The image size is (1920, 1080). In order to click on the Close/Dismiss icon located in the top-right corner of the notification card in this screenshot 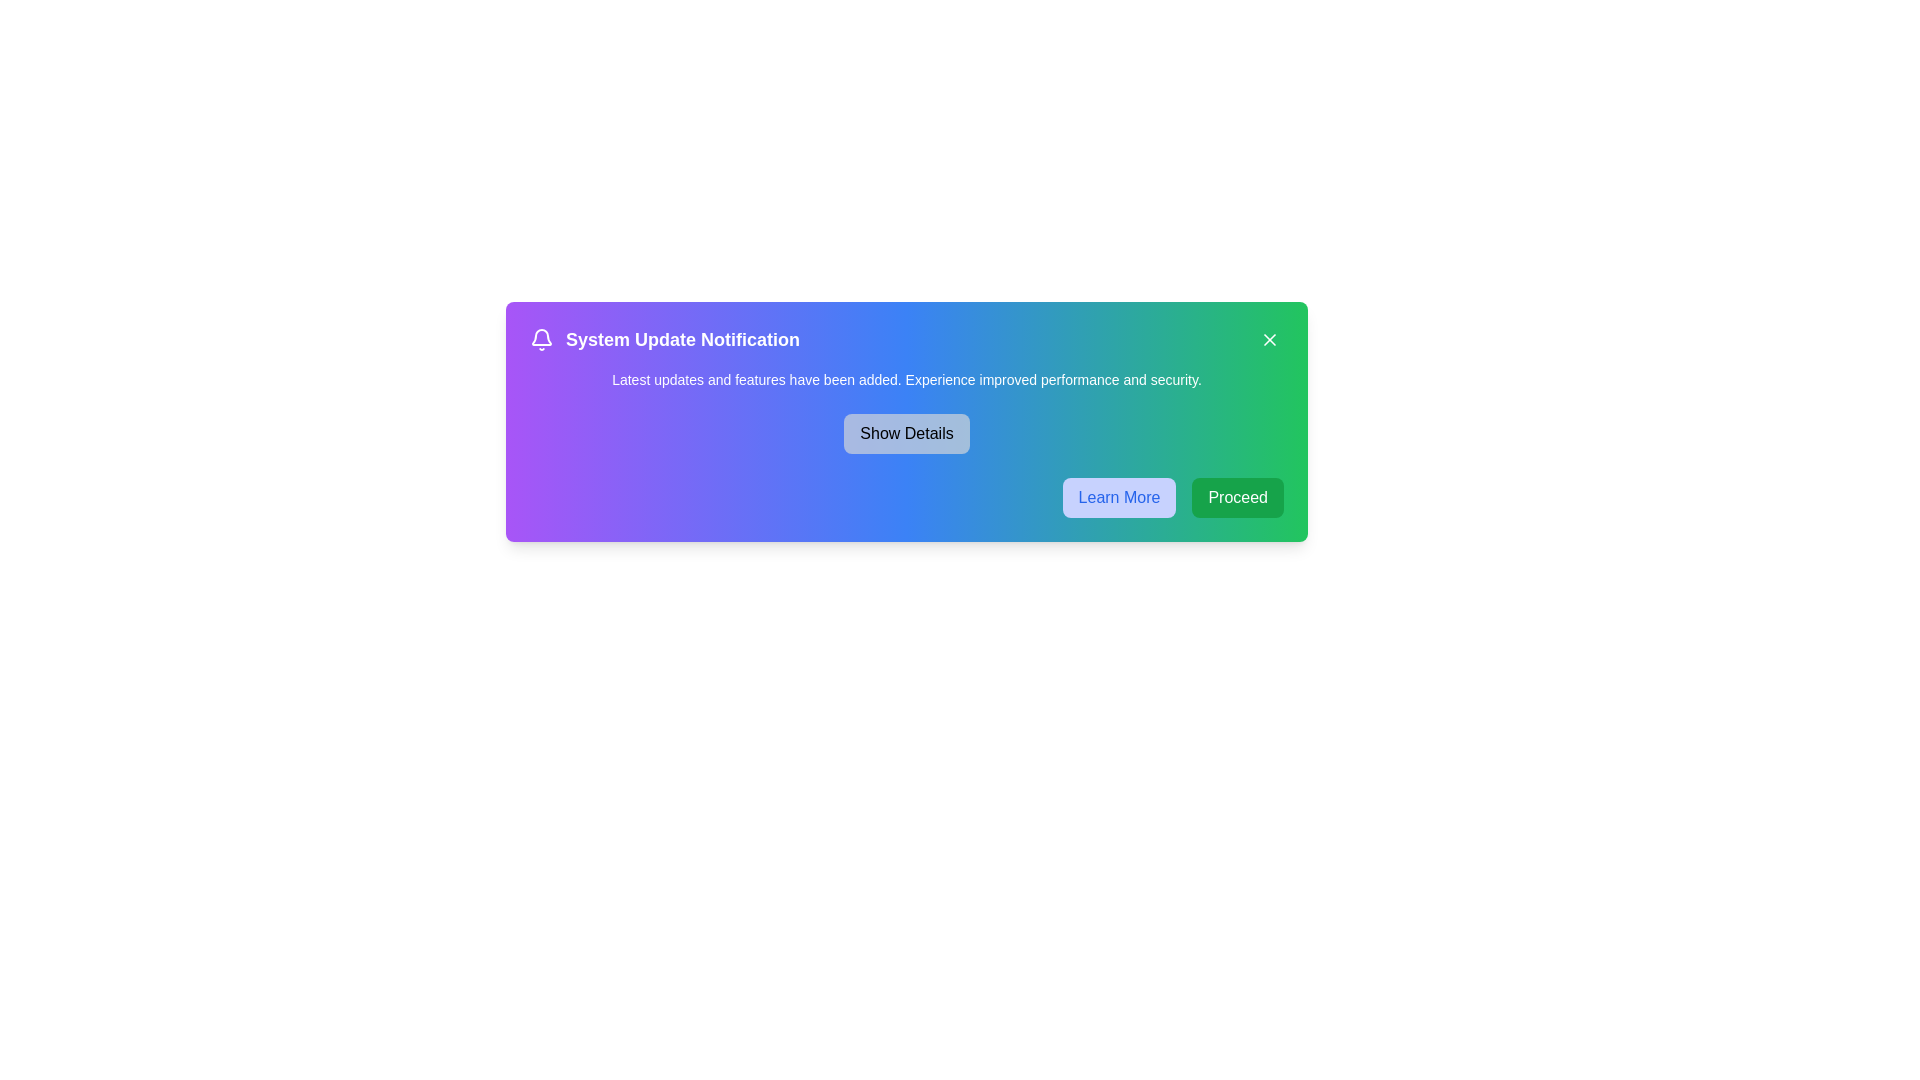, I will do `click(1269, 338)`.